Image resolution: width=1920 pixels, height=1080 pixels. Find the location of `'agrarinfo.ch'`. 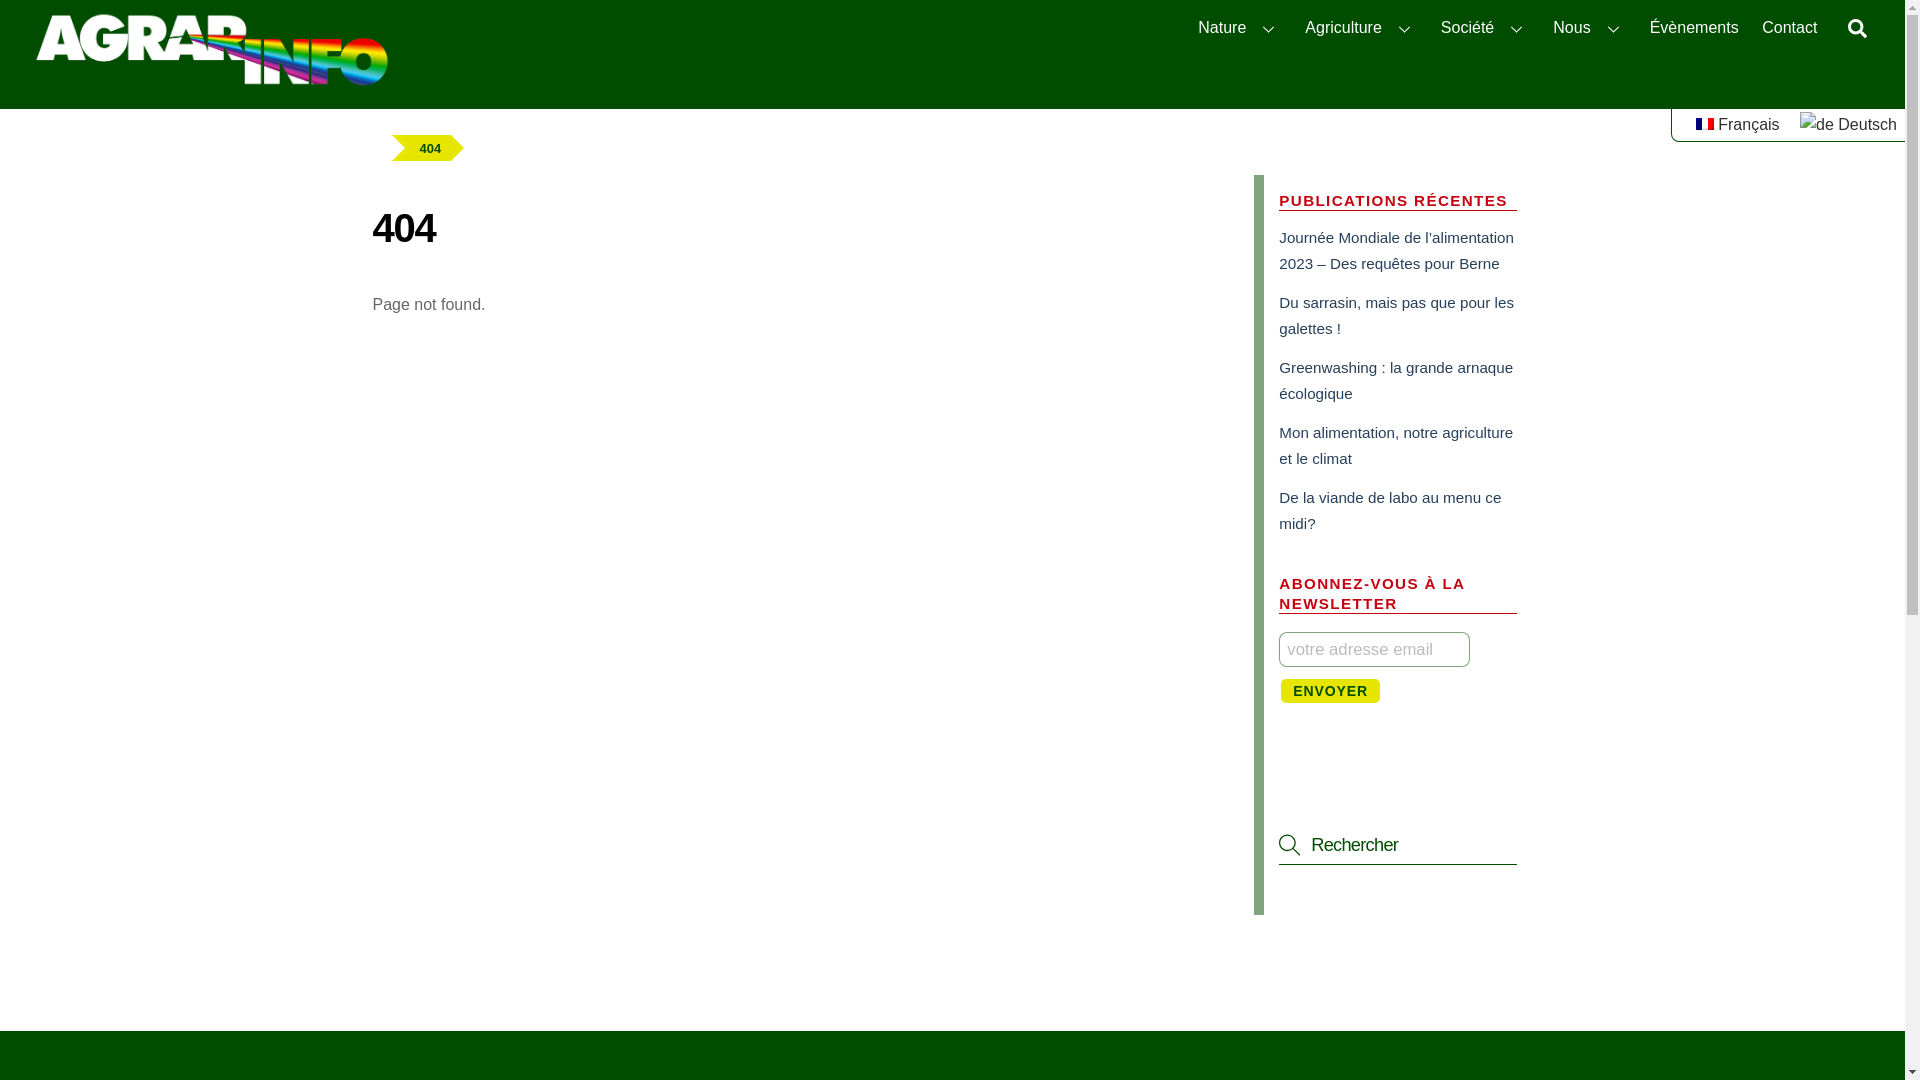

'agrarinfo.ch' is located at coordinates (211, 79).